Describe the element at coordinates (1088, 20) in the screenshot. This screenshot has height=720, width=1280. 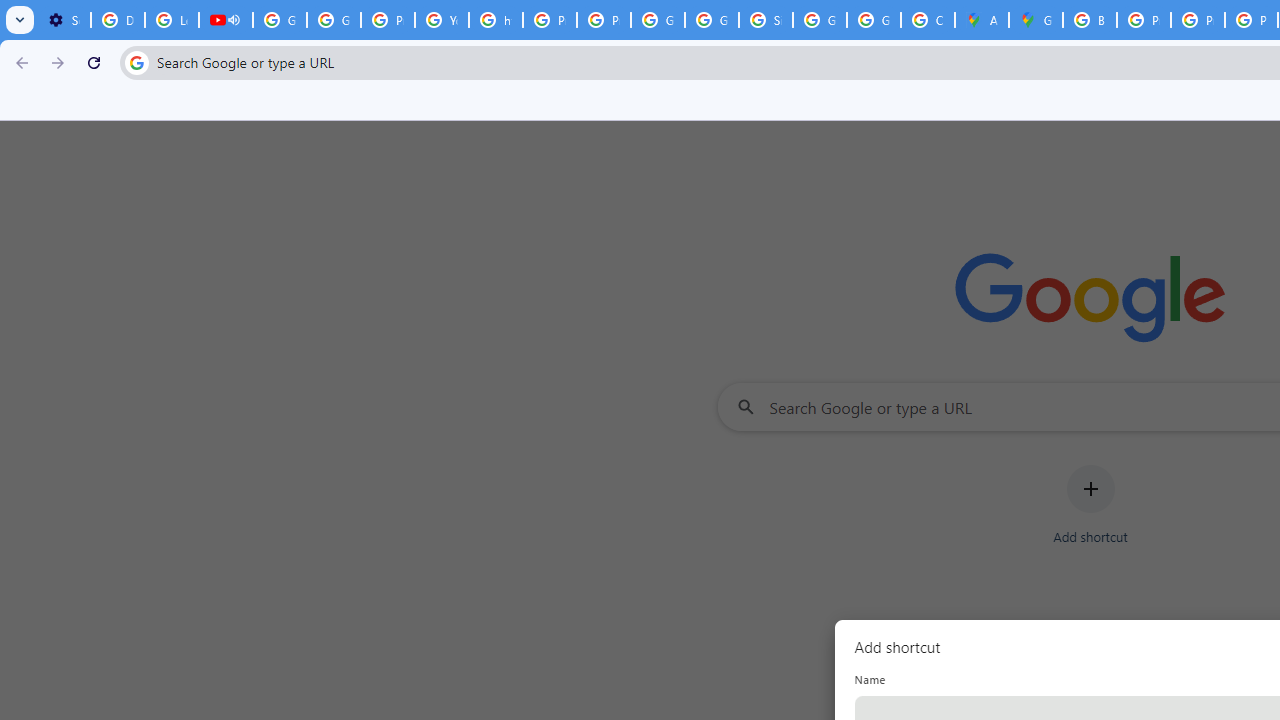
I see `'Blogger Policies and Guidelines - Transparency Center'` at that location.